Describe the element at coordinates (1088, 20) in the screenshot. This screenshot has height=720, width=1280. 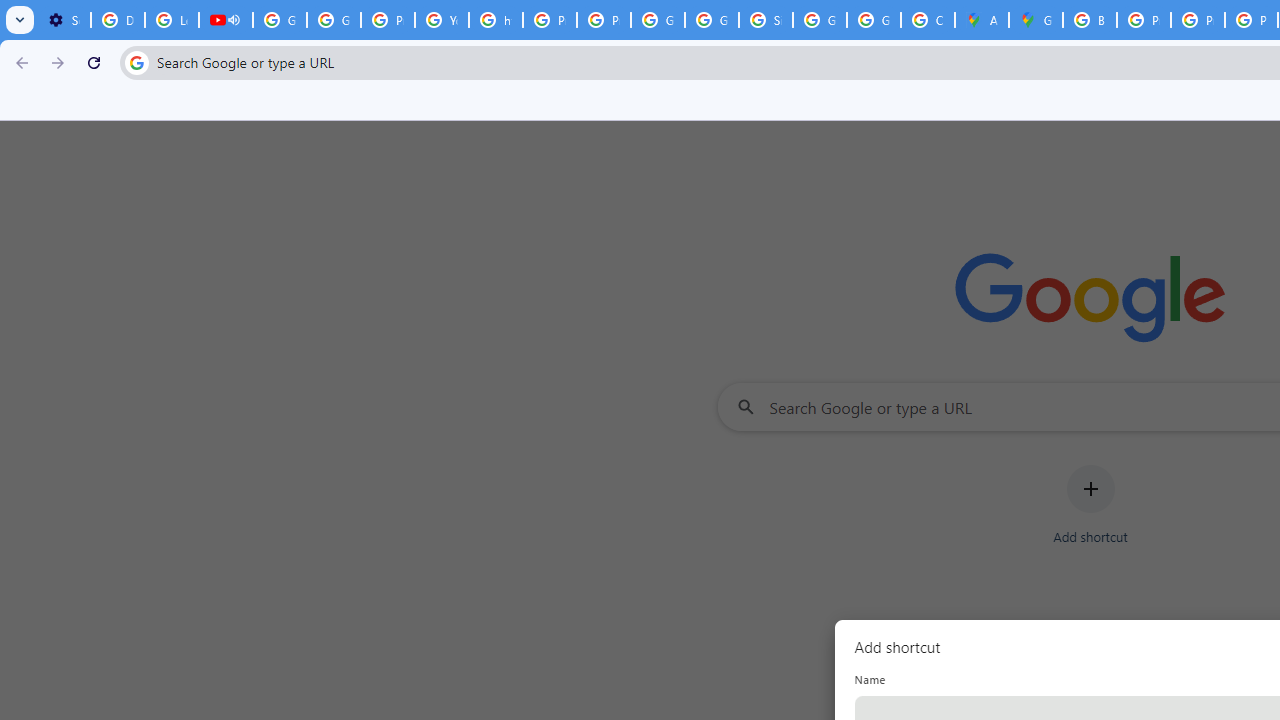
I see `'Blogger Policies and Guidelines - Transparency Center'` at that location.